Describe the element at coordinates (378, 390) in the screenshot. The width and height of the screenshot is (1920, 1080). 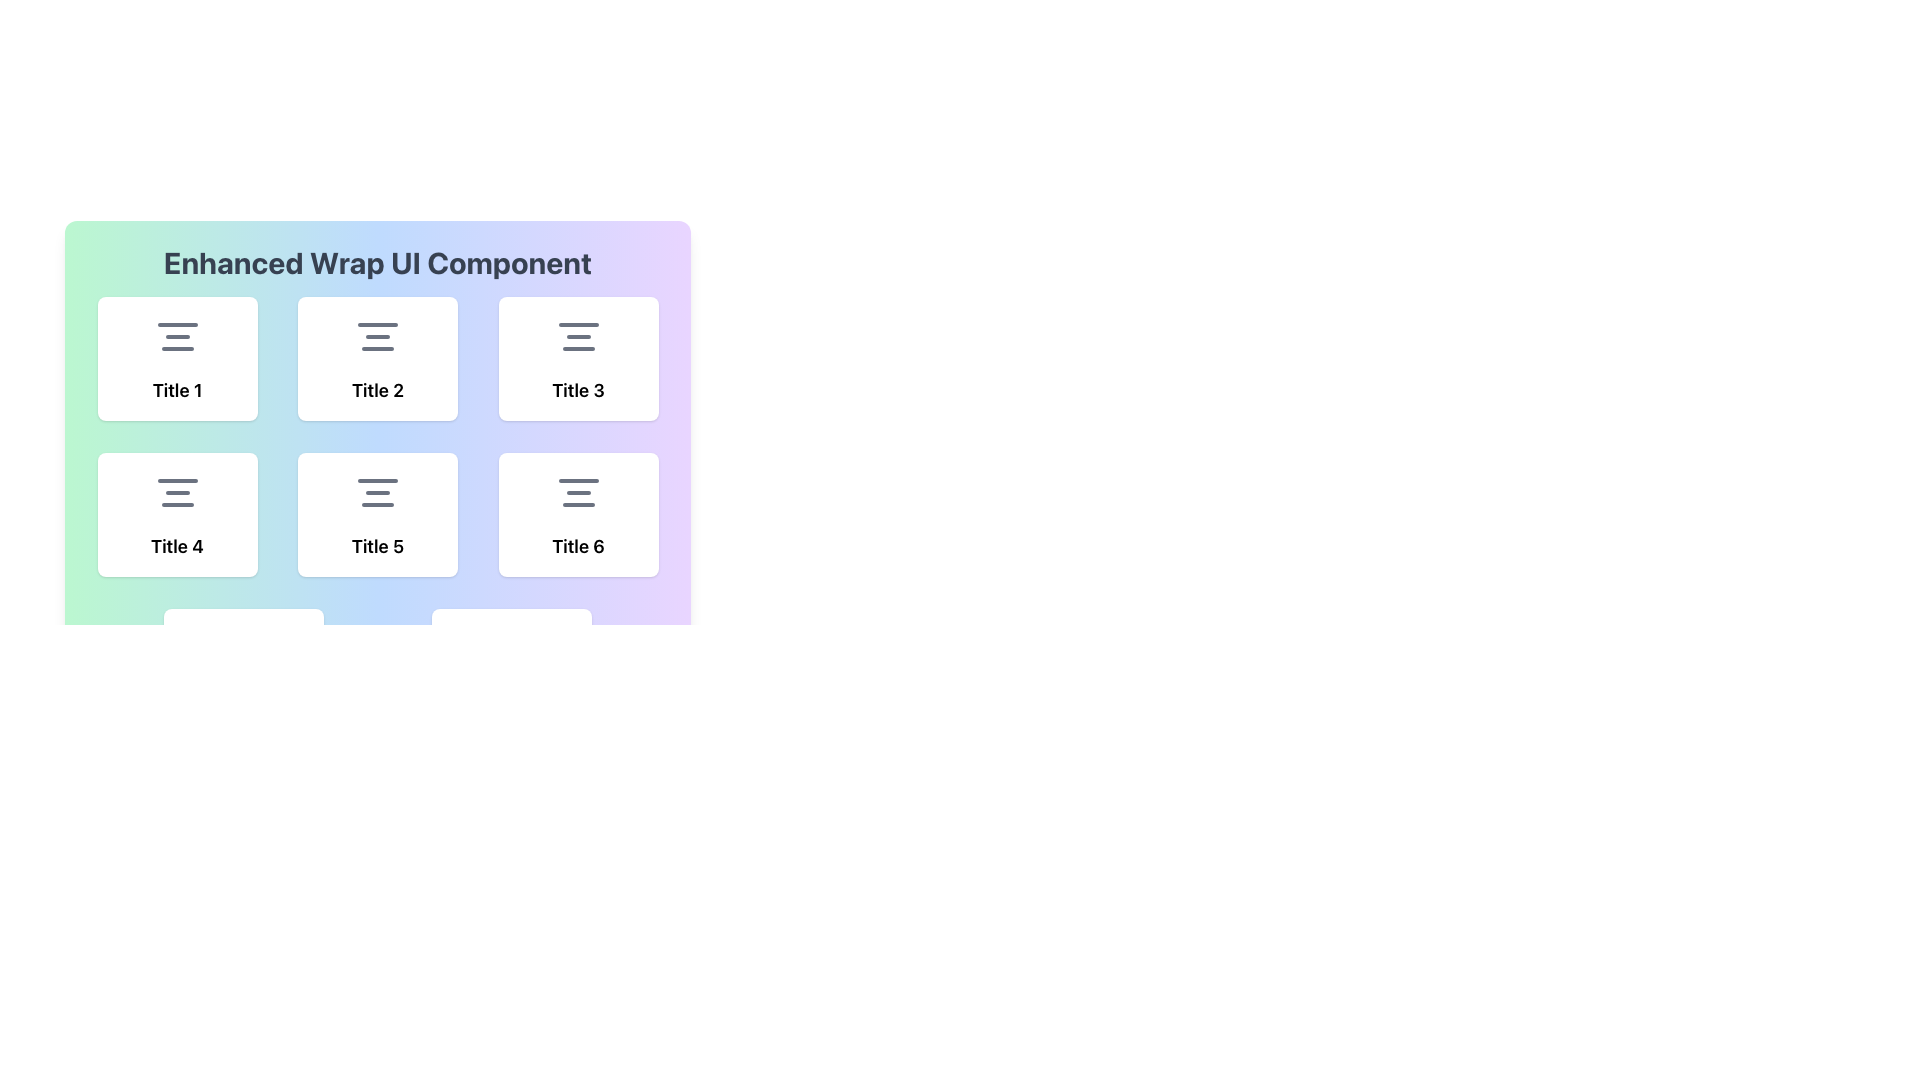
I see `the text label reading 'Title 2', which is styled in bold and centered font, located in the first row and second column of a grid layout` at that location.